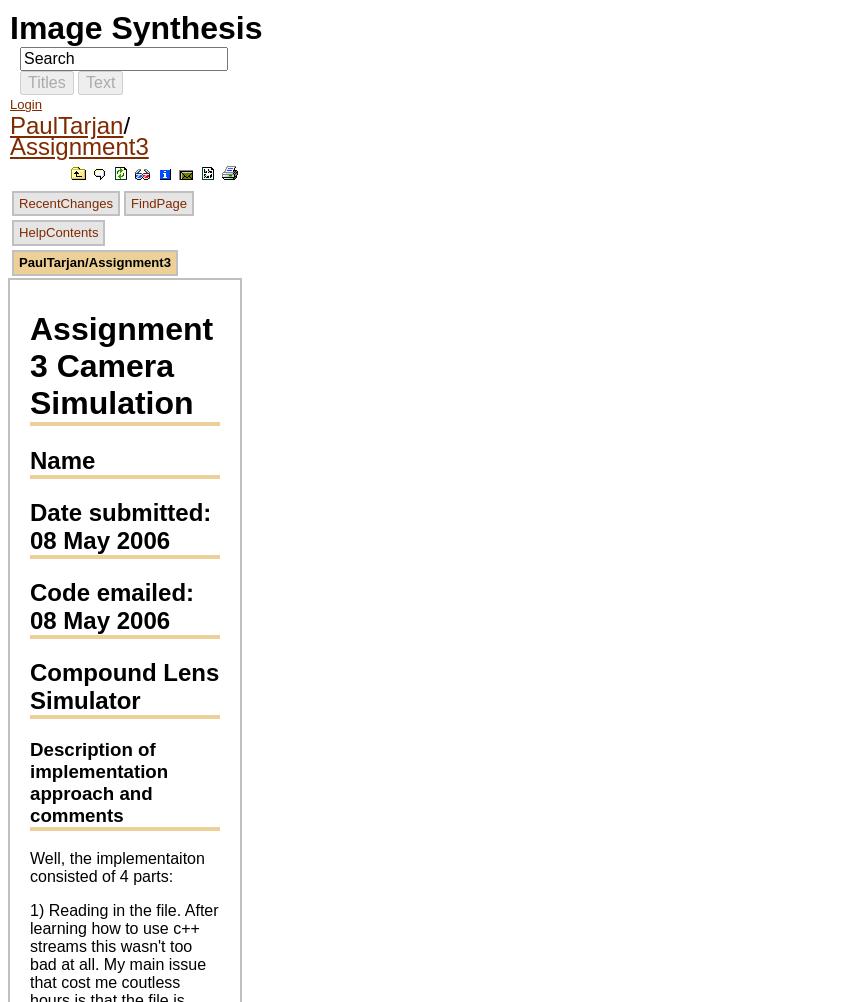 The image size is (851, 1002). I want to click on 'Name', so click(62, 459).